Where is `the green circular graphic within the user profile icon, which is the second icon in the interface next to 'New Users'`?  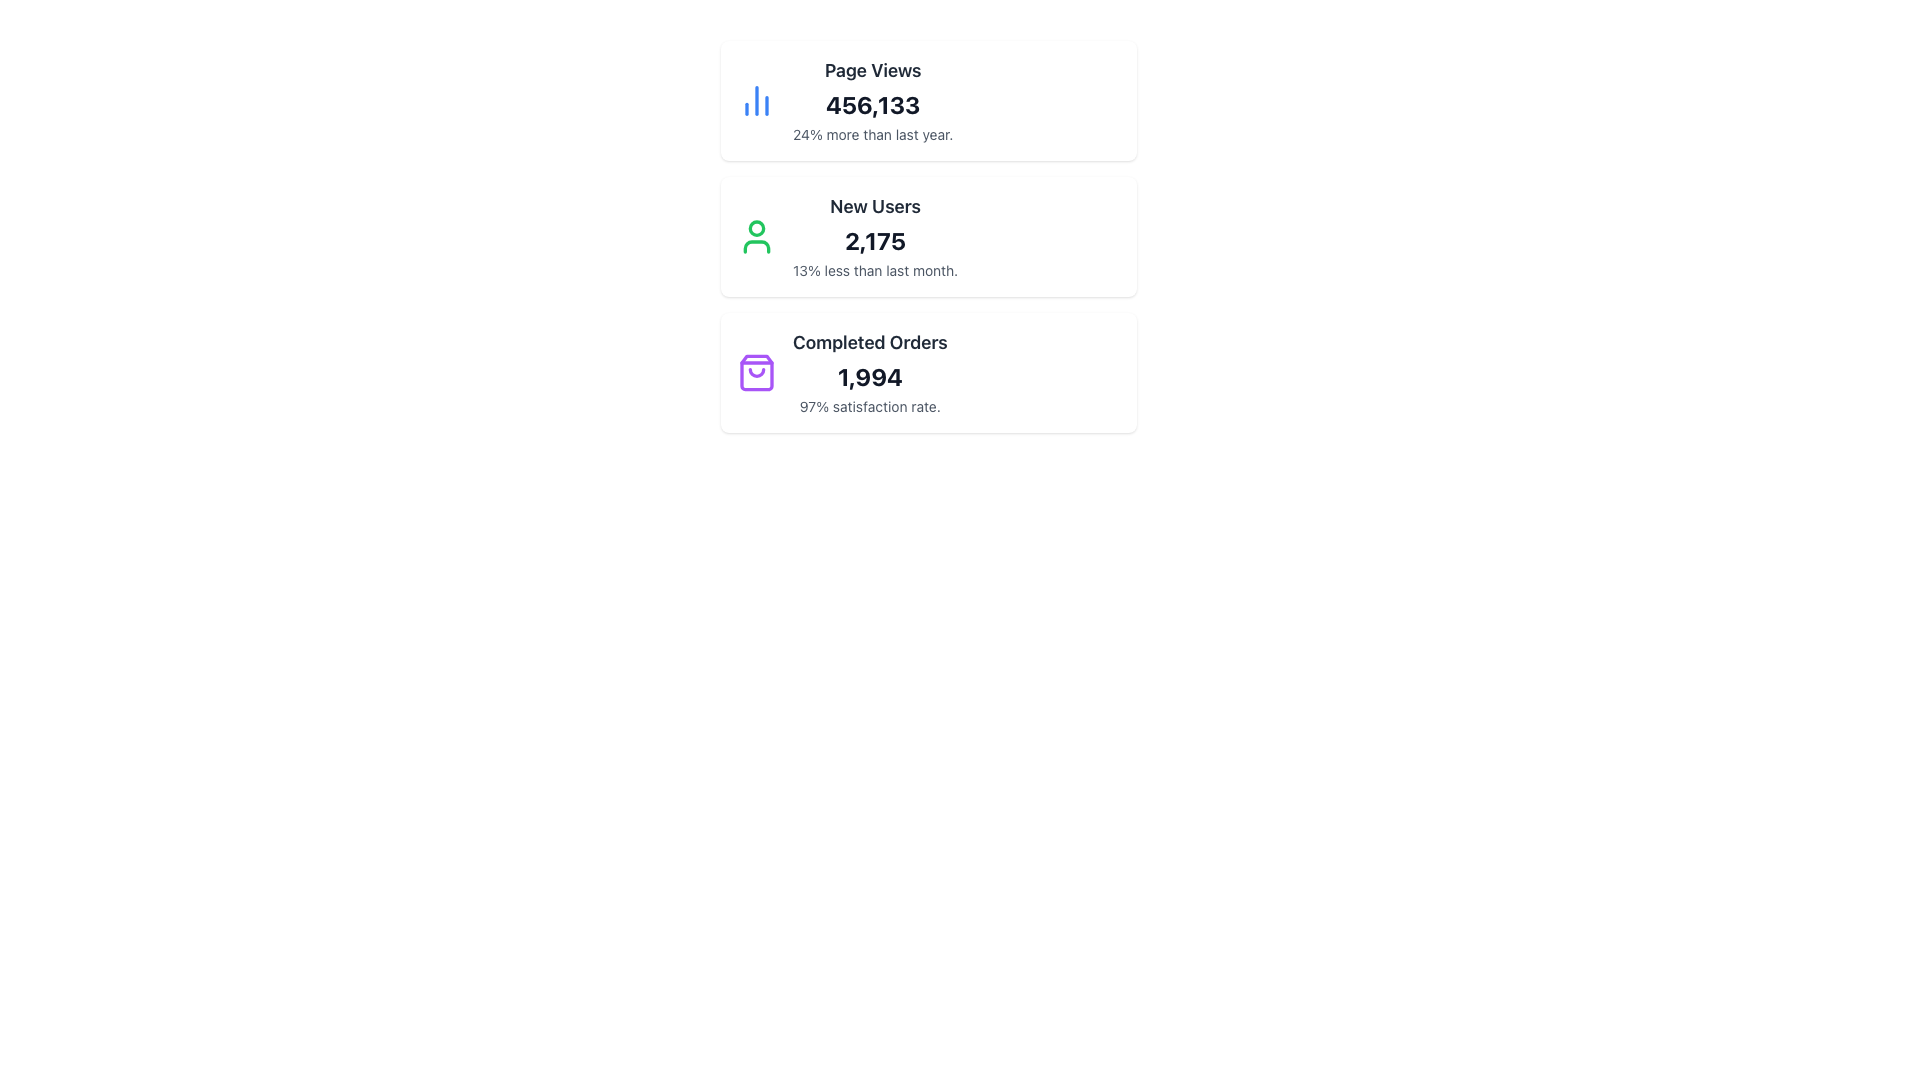 the green circular graphic within the user profile icon, which is the second icon in the interface next to 'New Users' is located at coordinates (756, 226).